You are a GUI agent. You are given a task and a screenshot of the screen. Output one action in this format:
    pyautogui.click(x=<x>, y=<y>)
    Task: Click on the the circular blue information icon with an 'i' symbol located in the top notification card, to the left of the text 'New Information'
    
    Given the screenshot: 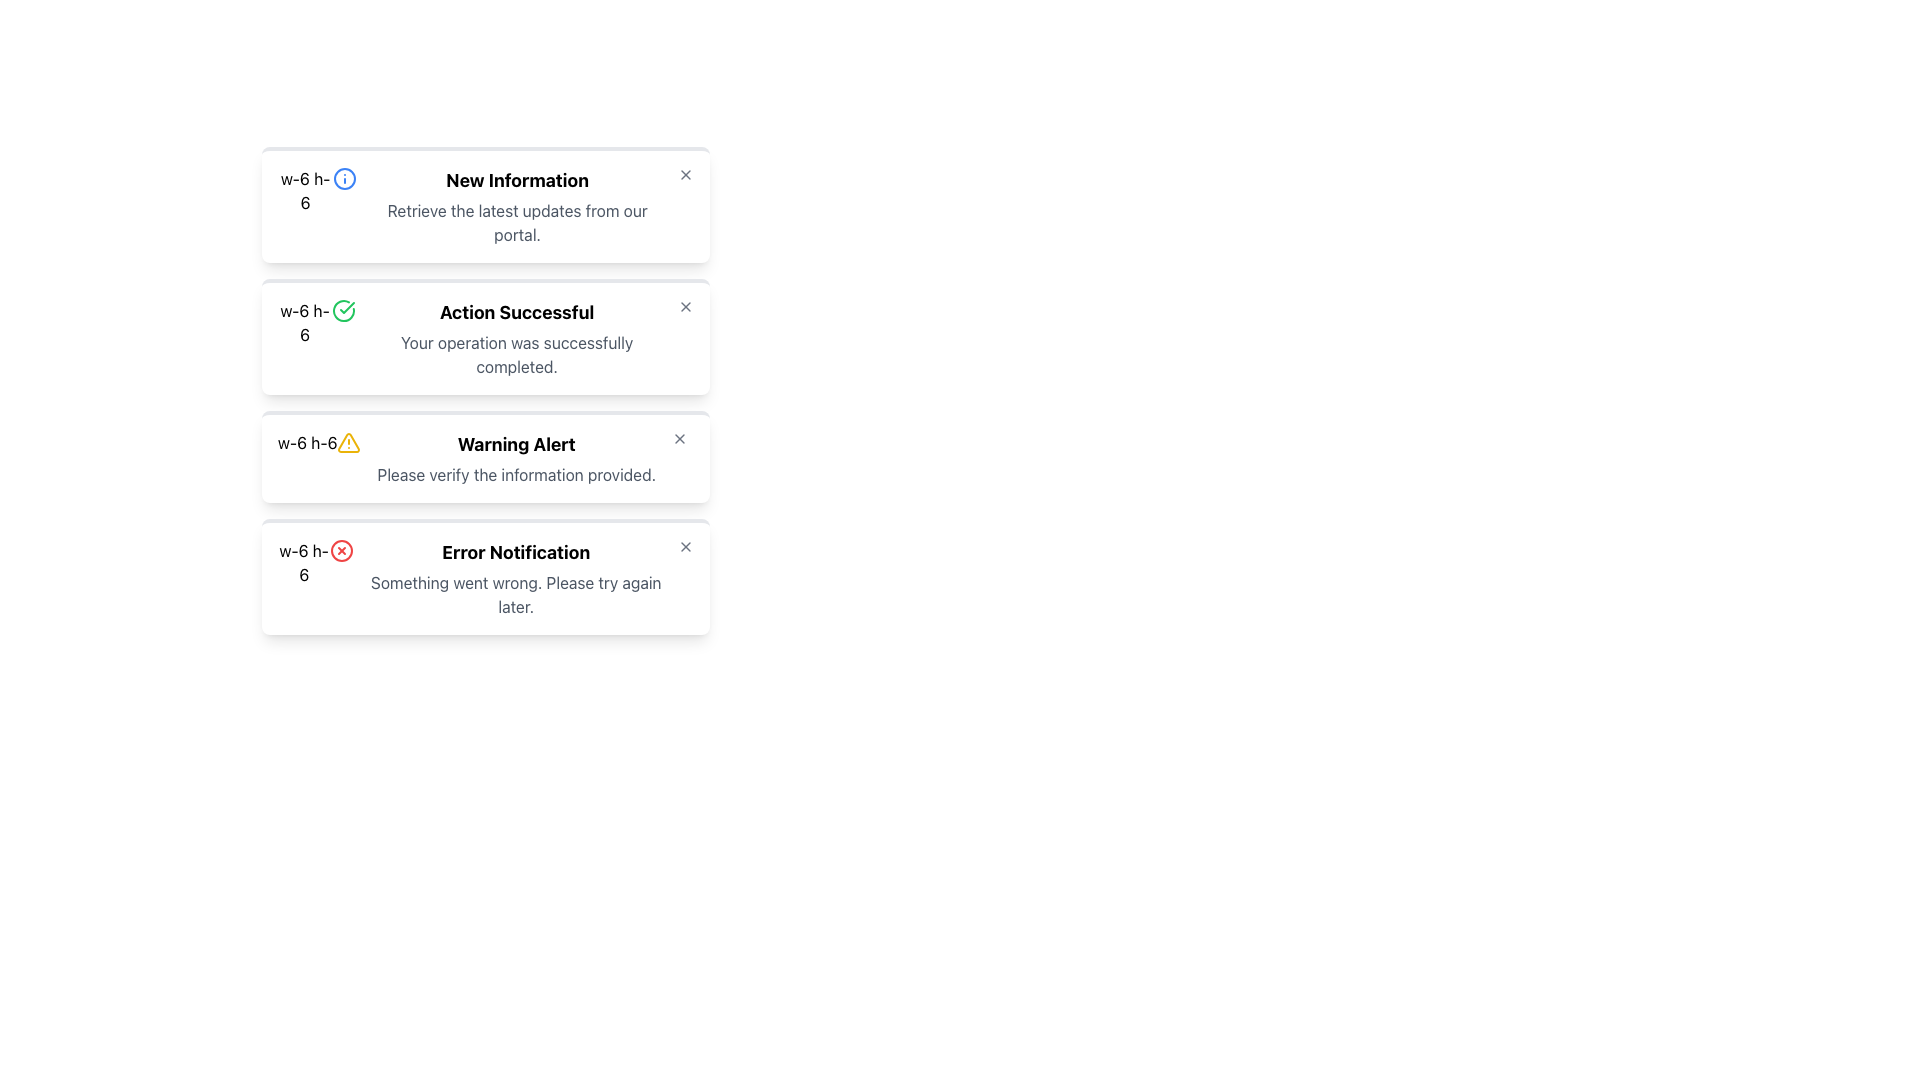 What is the action you would take?
    pyautogui.click(x=345, y=177)
    